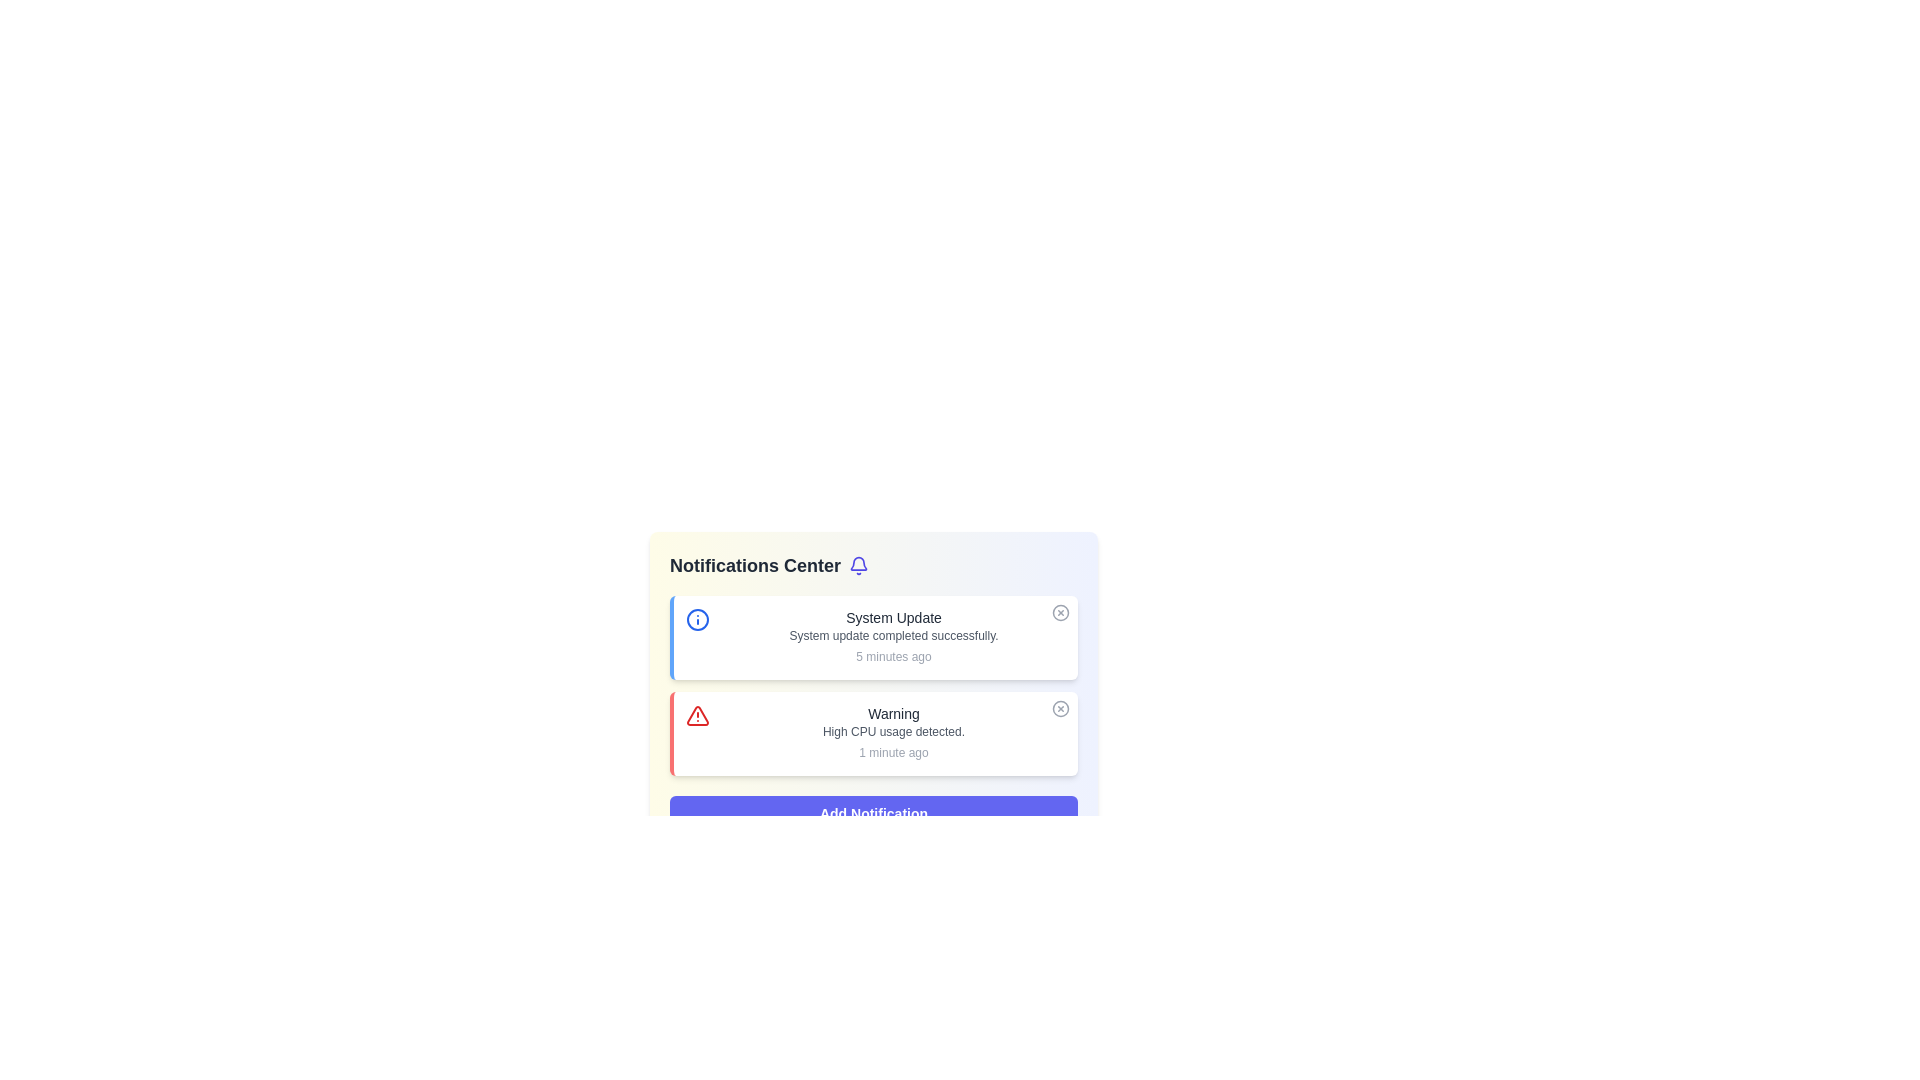  Describe the element at coordinates (892, 732) in the screenshot. I see `the text label displaying the message 'High CPU usage detected.' which is located within the second 'Warning' notification card in the notification panel` at that location.